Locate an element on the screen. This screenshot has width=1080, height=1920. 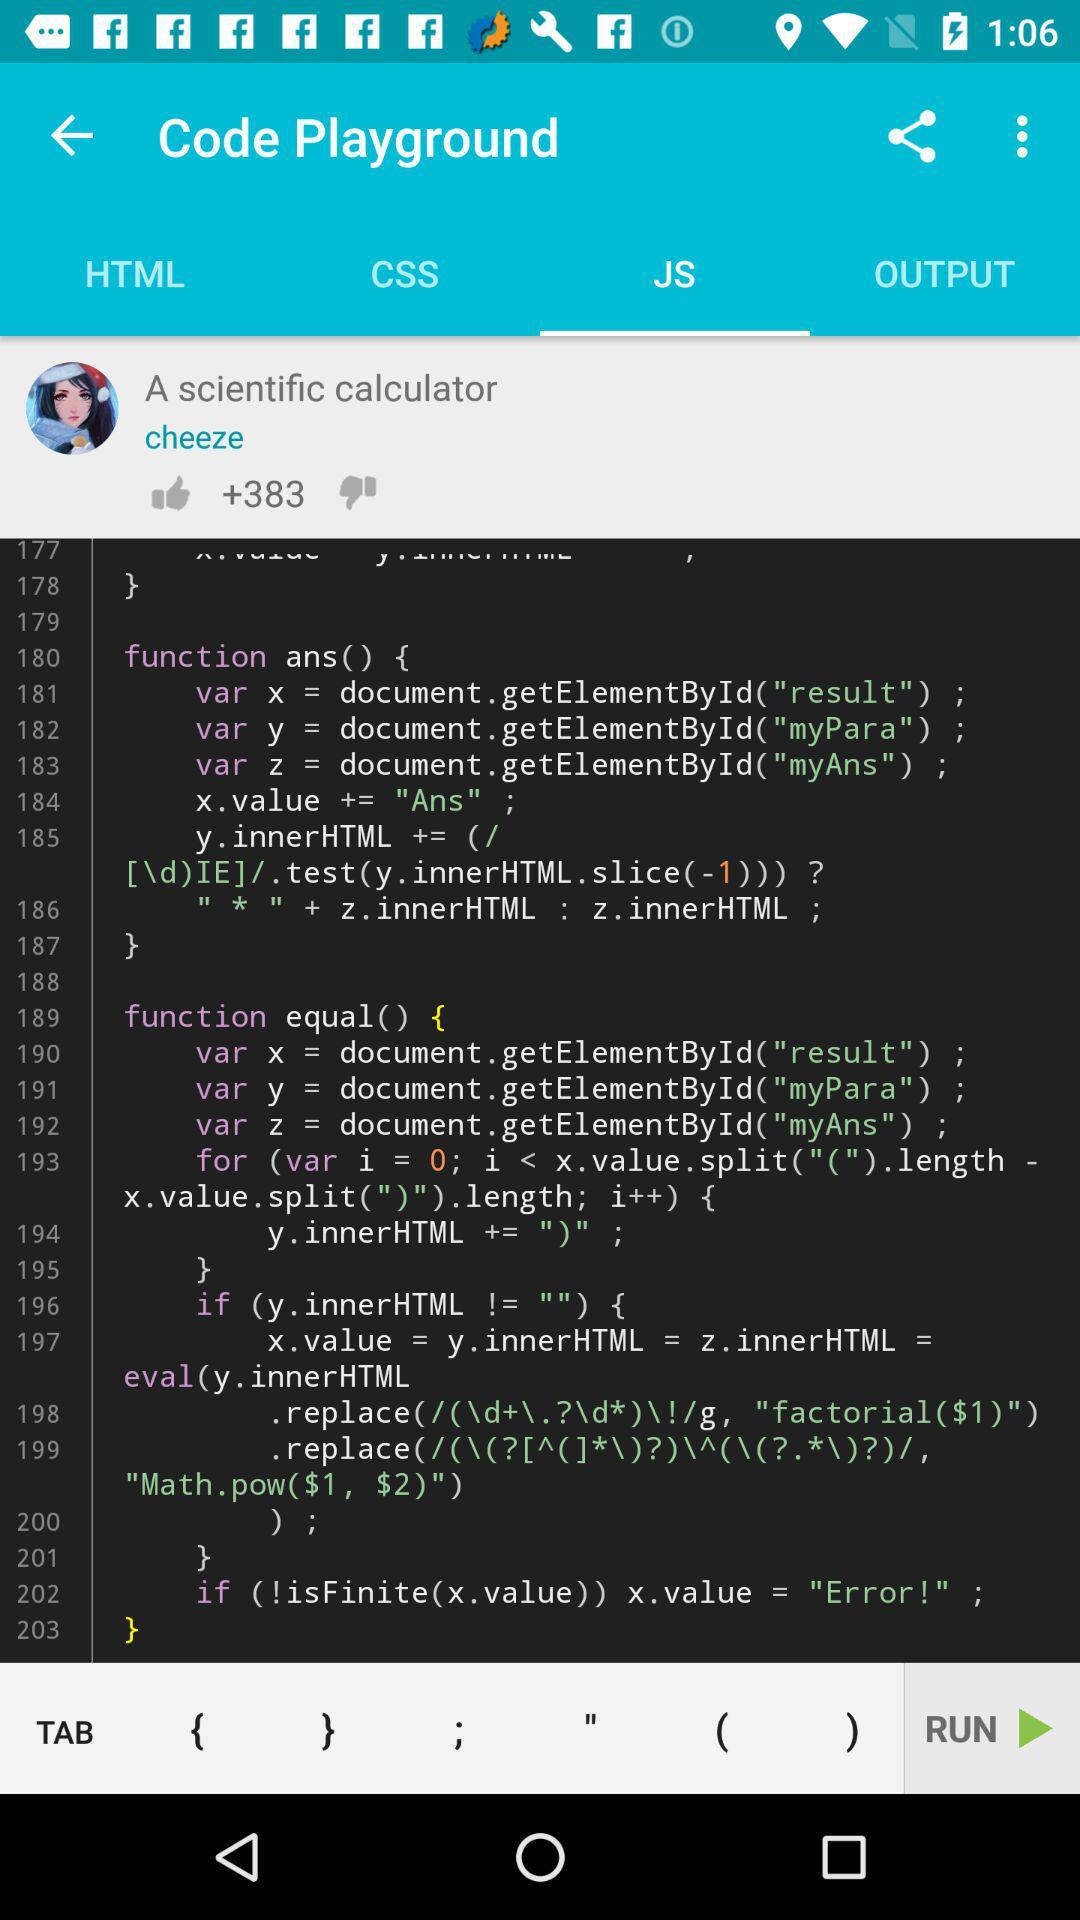
thumbs down or dislike is located at coordinates (356, 492).